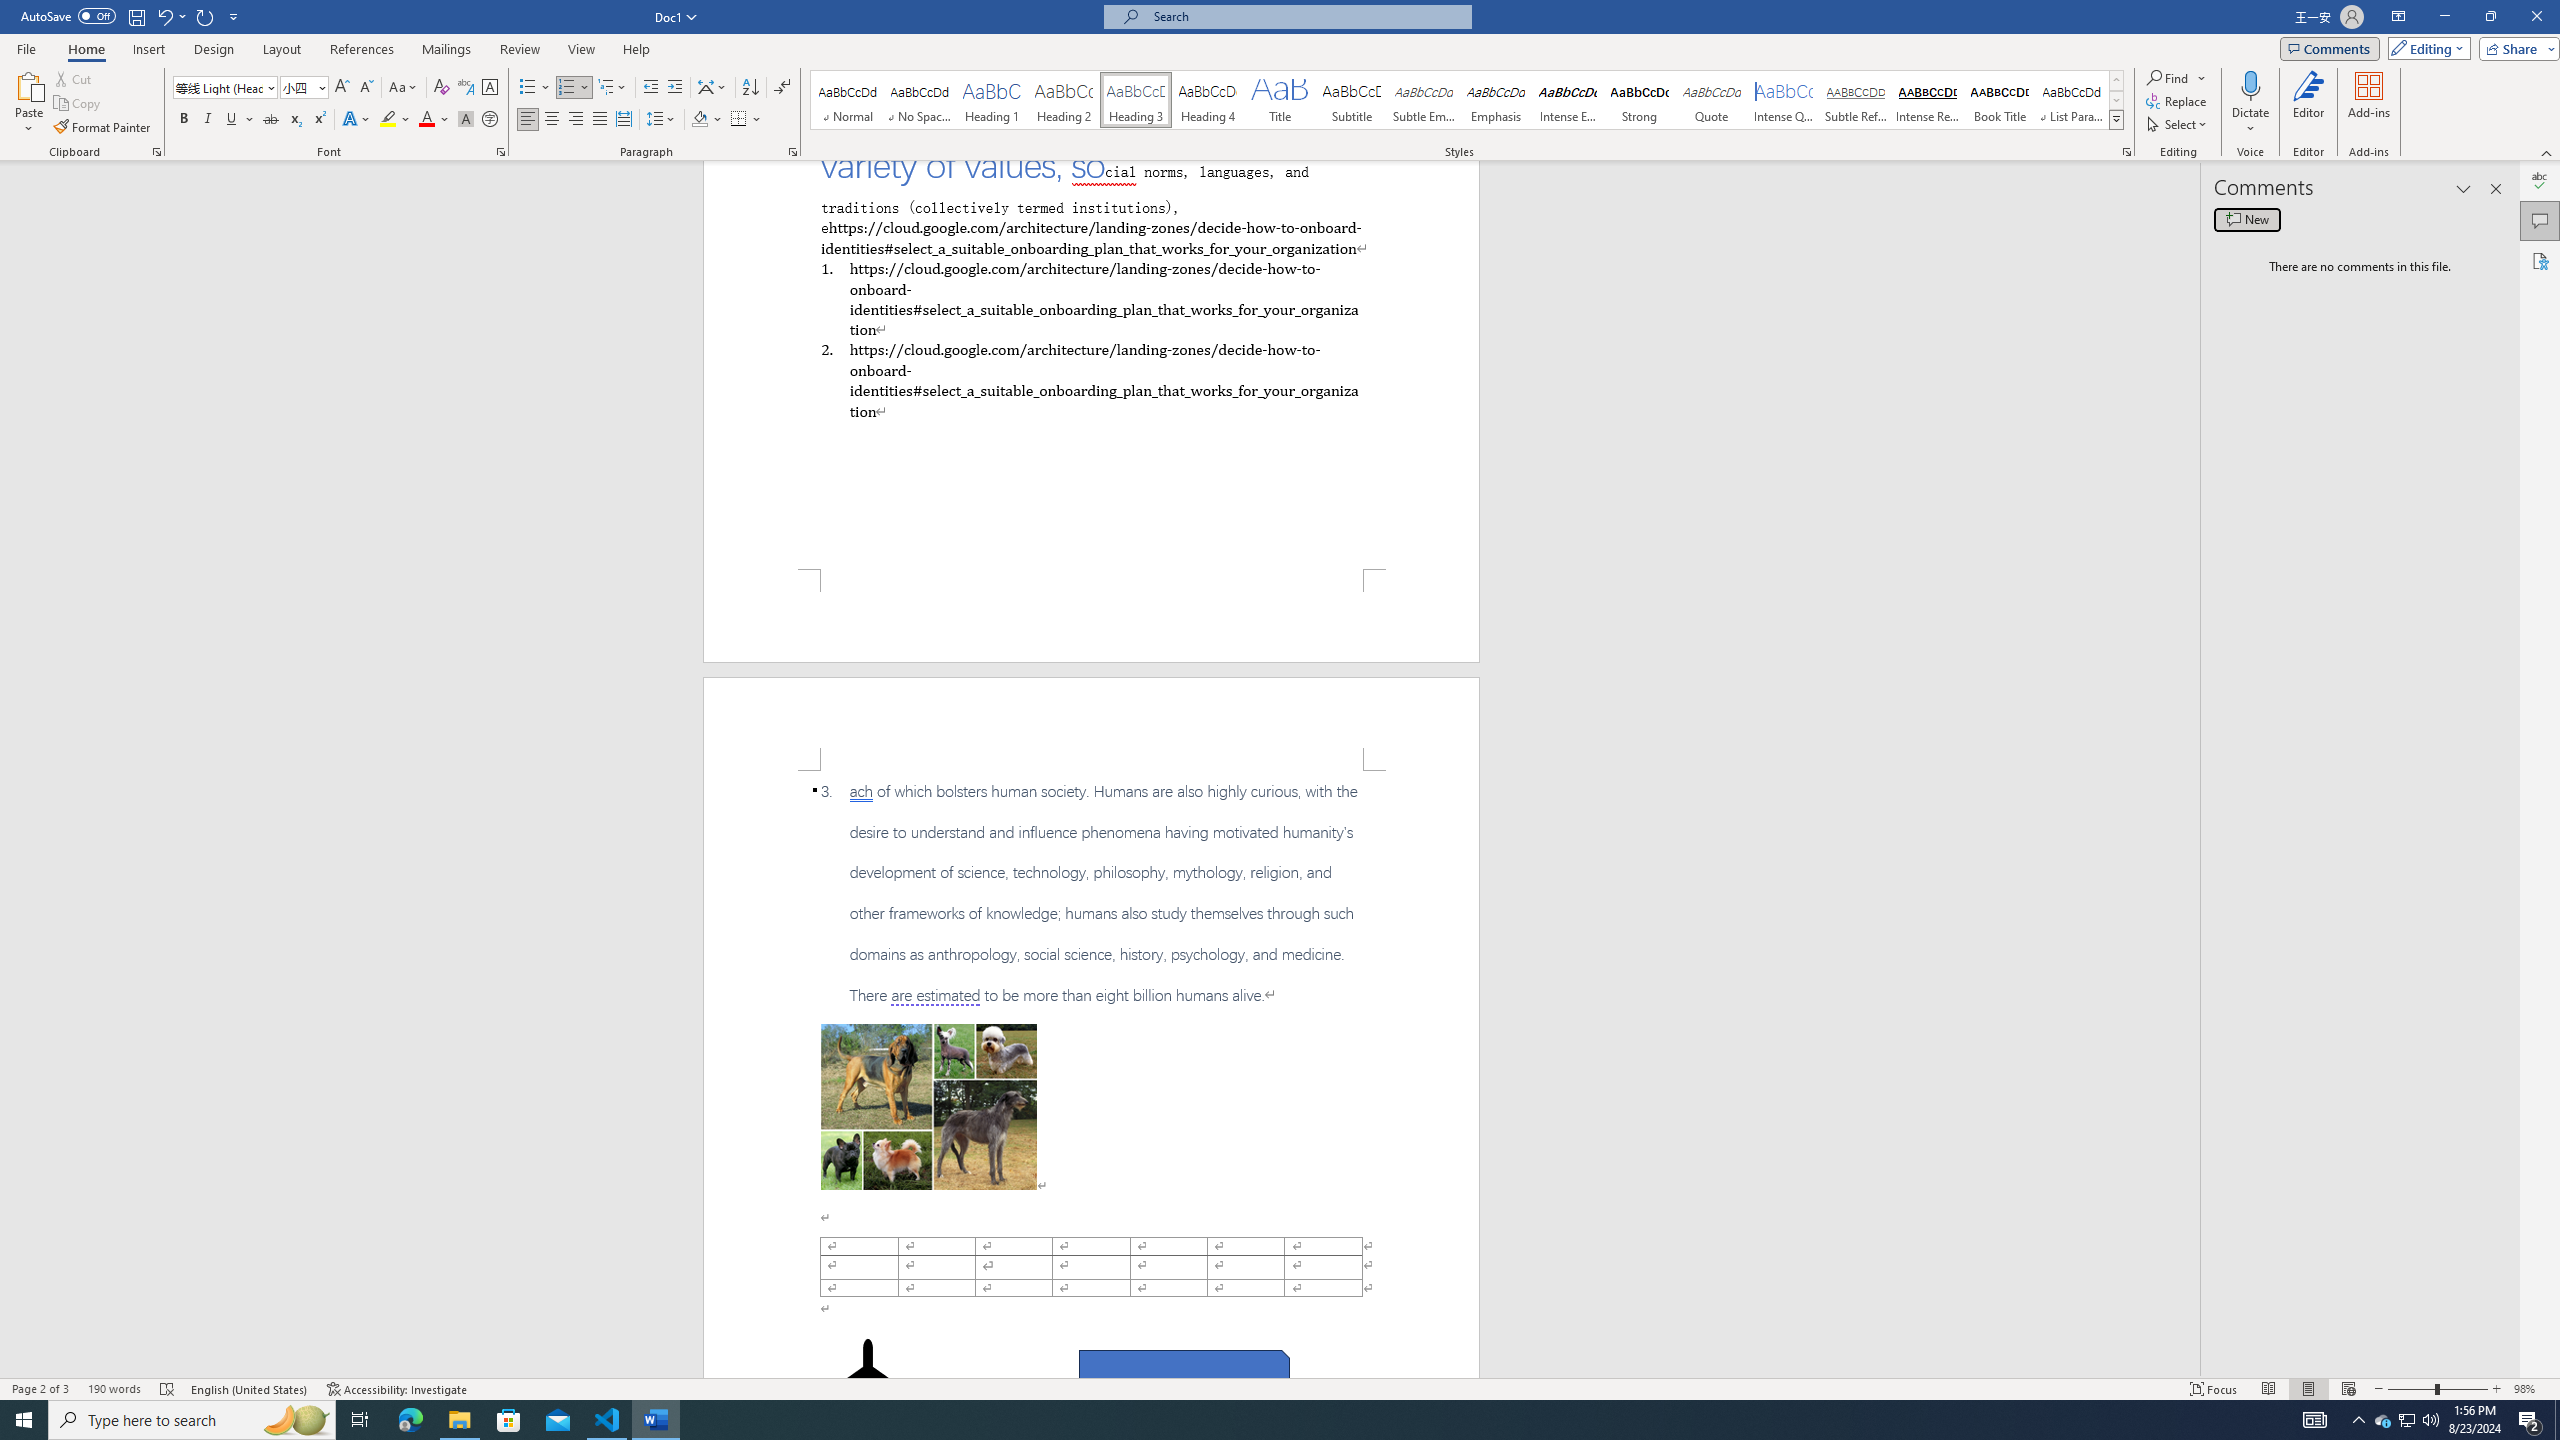 Image resolution: width=2560 pixels, height=1440 pixels. What do you see at coordinates (1280, 99) in the screenshot?
I see `'Title'` at bounding box center [1280, 99].